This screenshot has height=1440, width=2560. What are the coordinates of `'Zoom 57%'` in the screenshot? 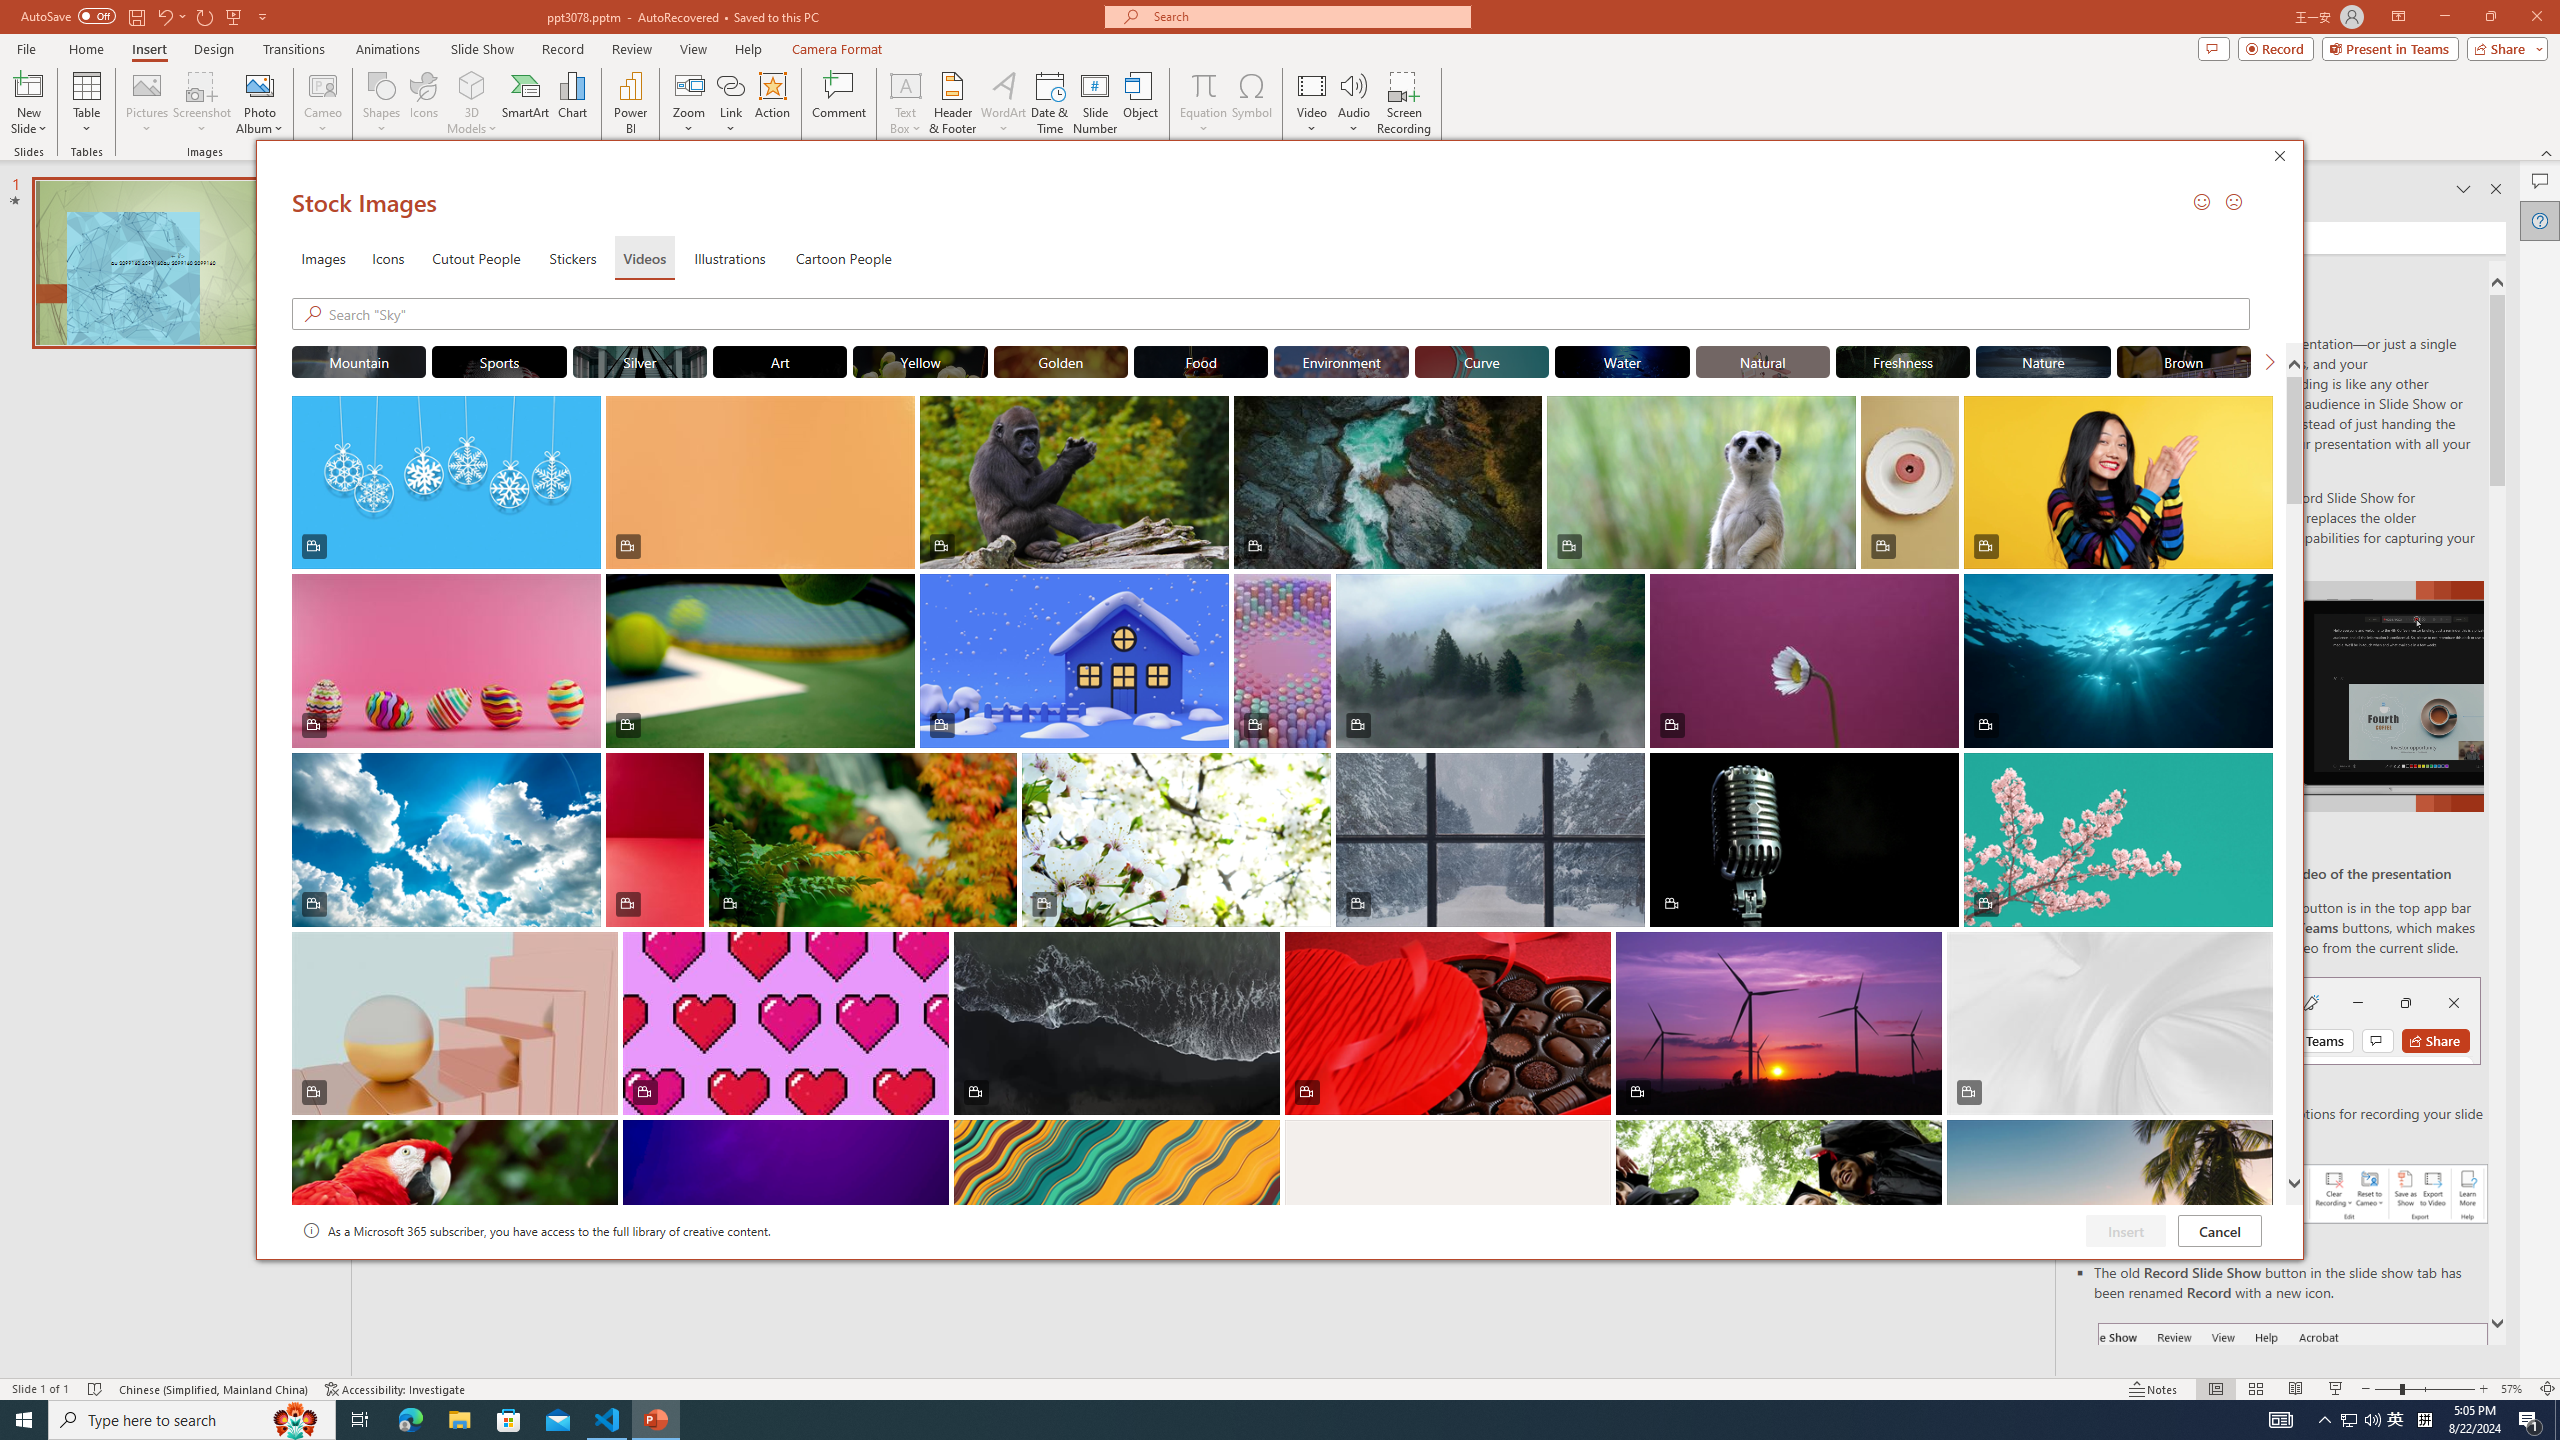 It's located at (2515, 1389).